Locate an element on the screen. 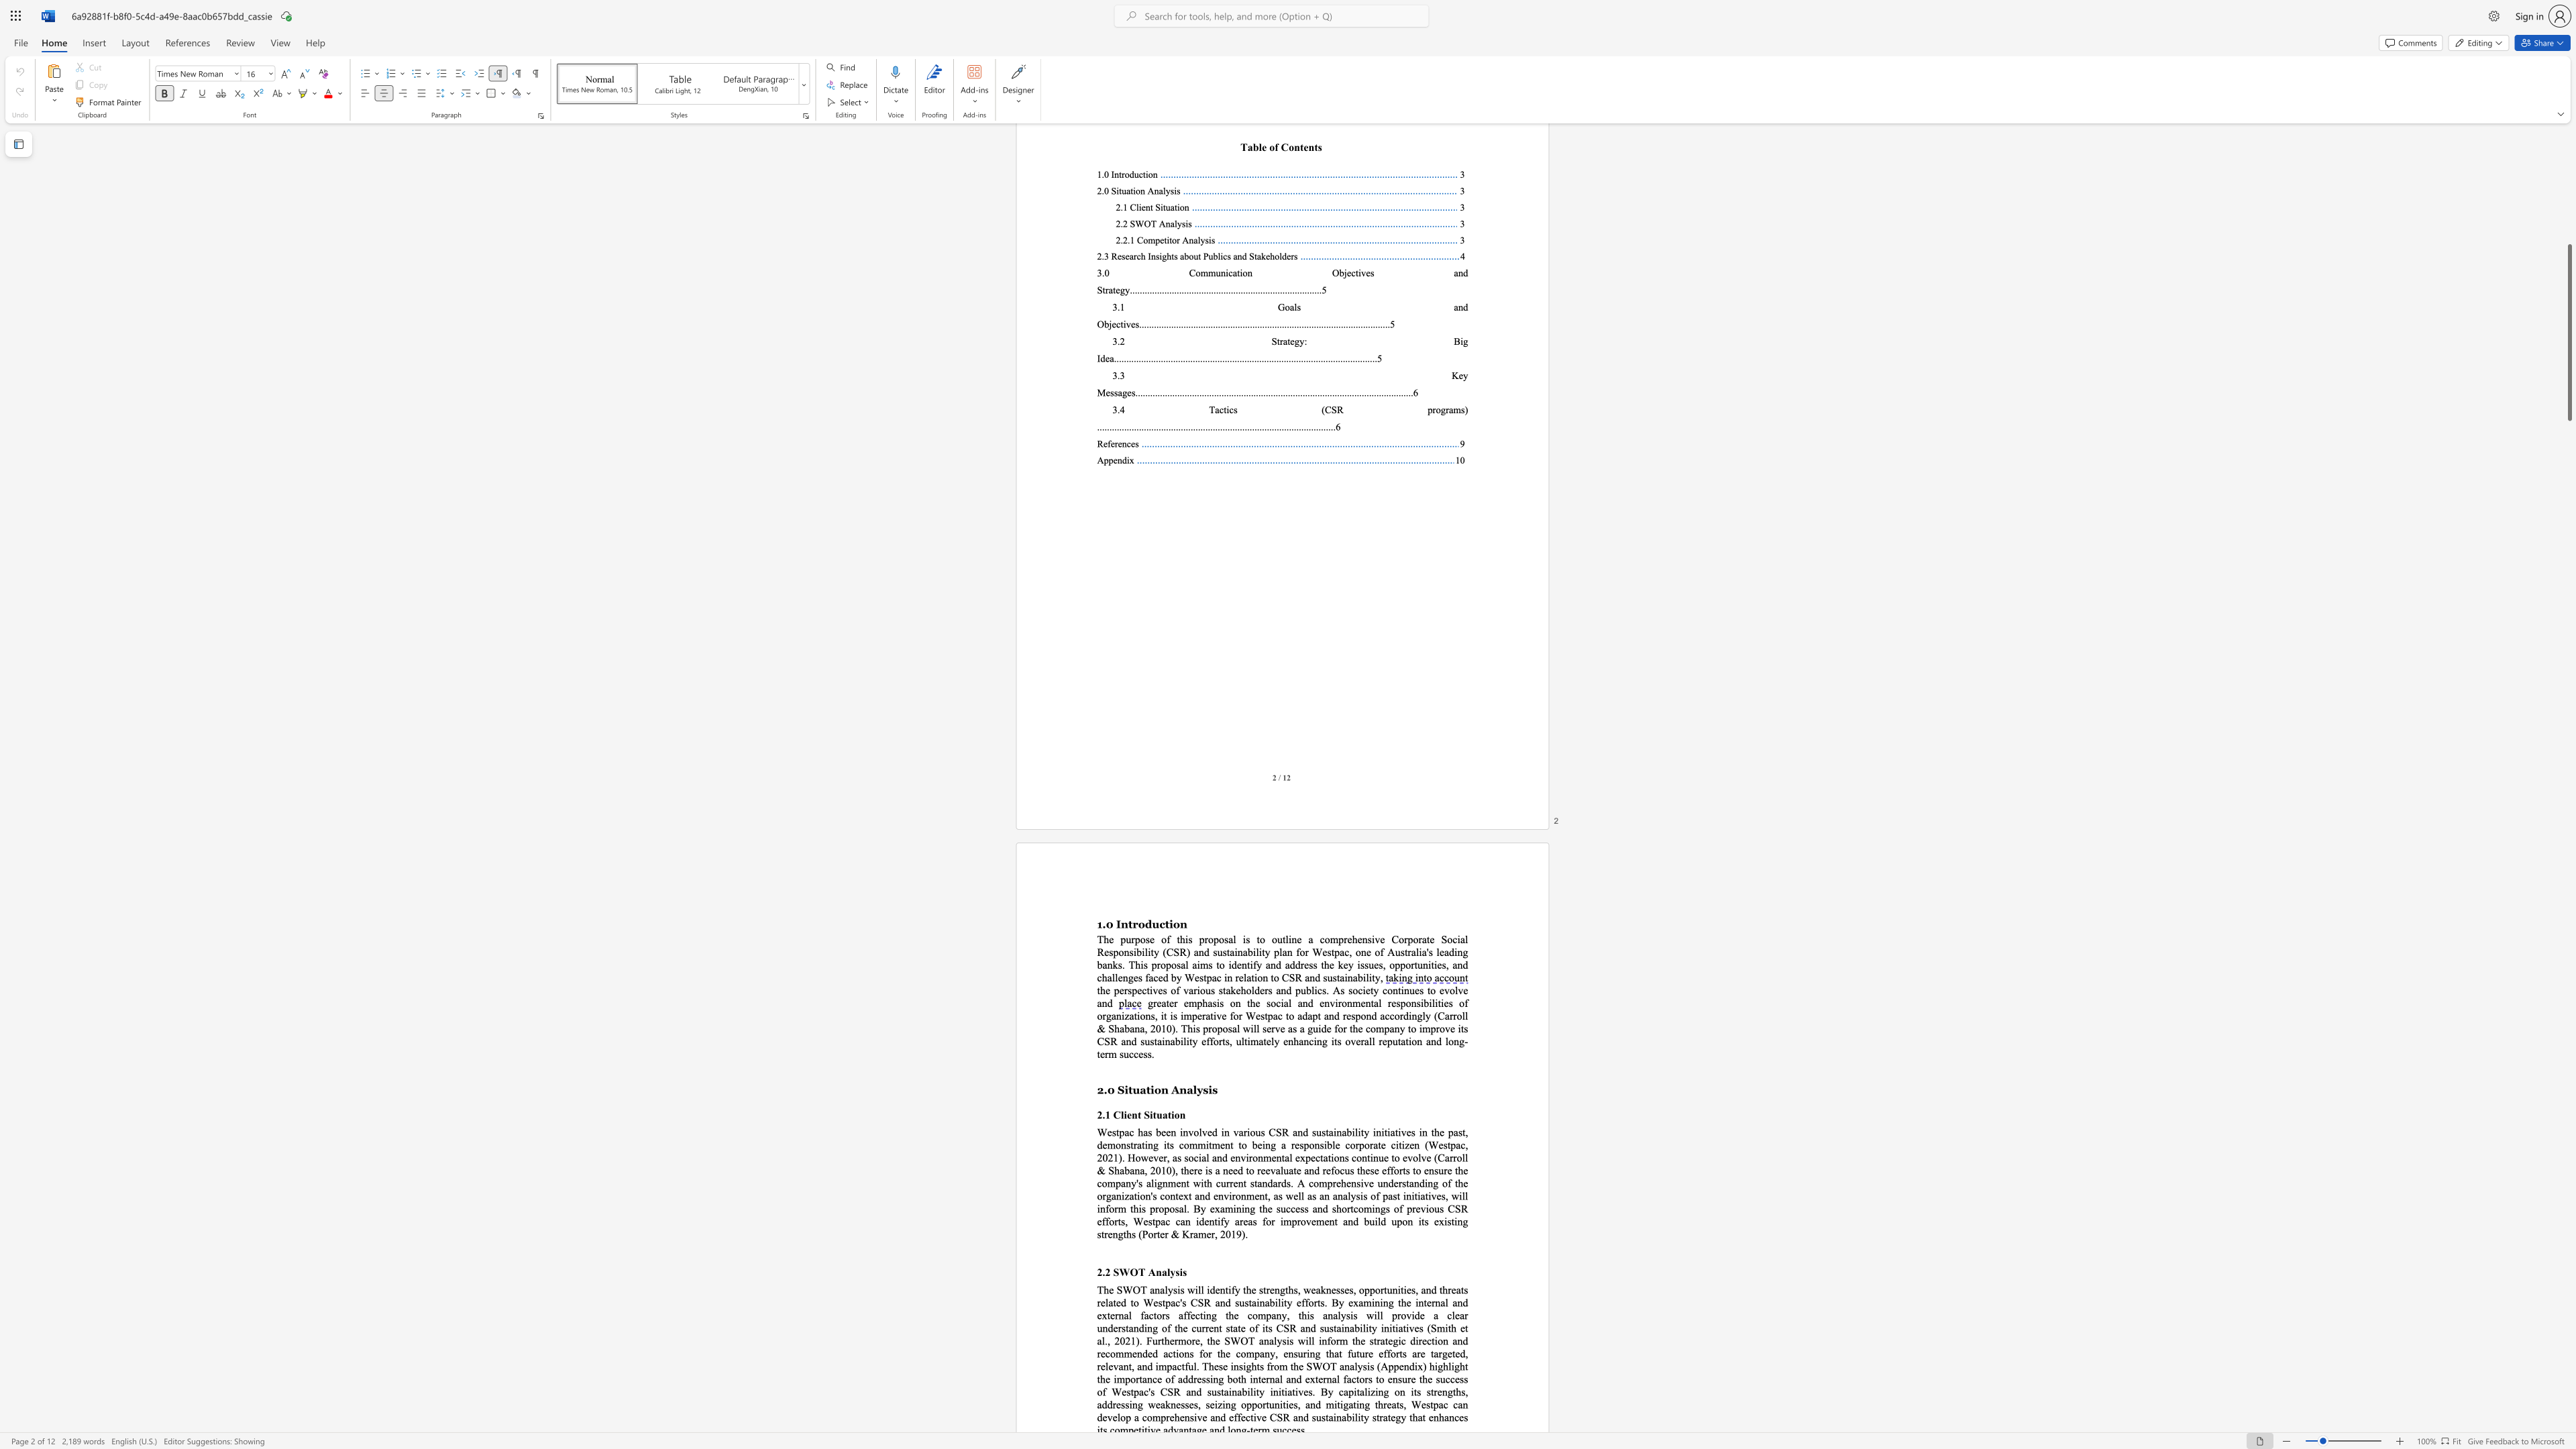  the subset text "troduction" within the text "1.0 Introduction" is located at coordinates (1127, 923).